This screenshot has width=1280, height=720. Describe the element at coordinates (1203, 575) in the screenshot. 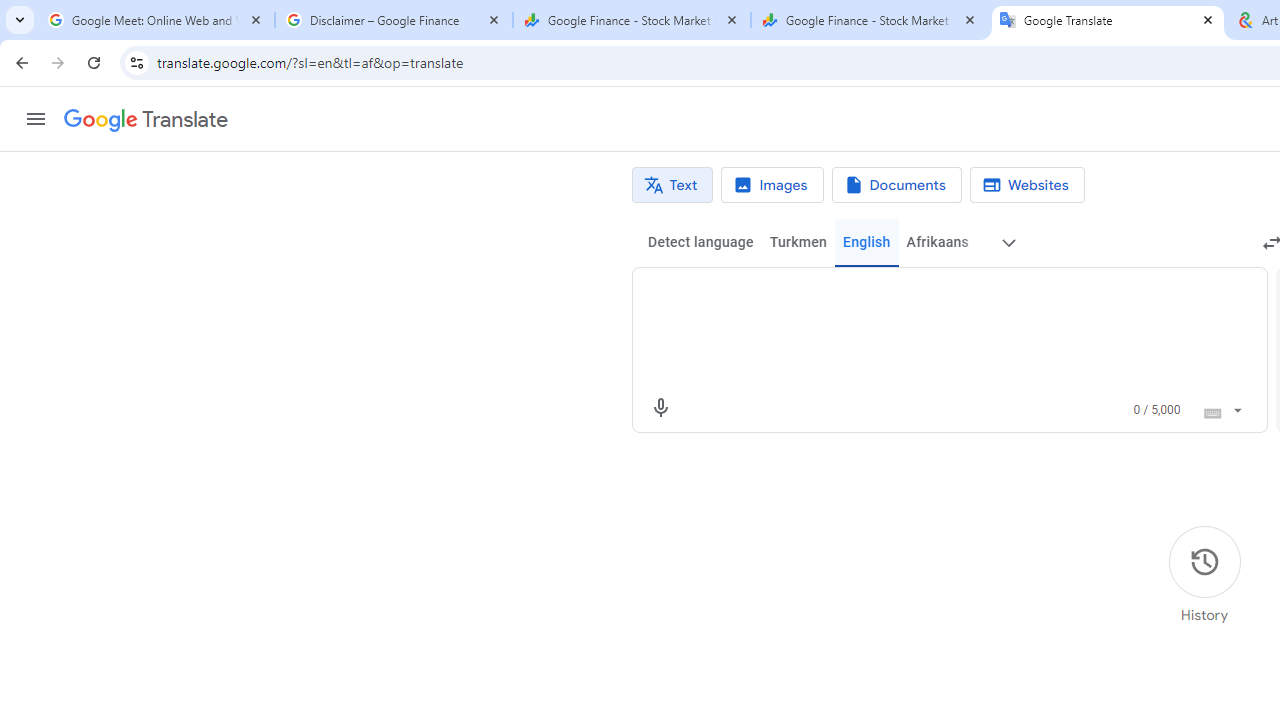

I see `'History'` at that location.